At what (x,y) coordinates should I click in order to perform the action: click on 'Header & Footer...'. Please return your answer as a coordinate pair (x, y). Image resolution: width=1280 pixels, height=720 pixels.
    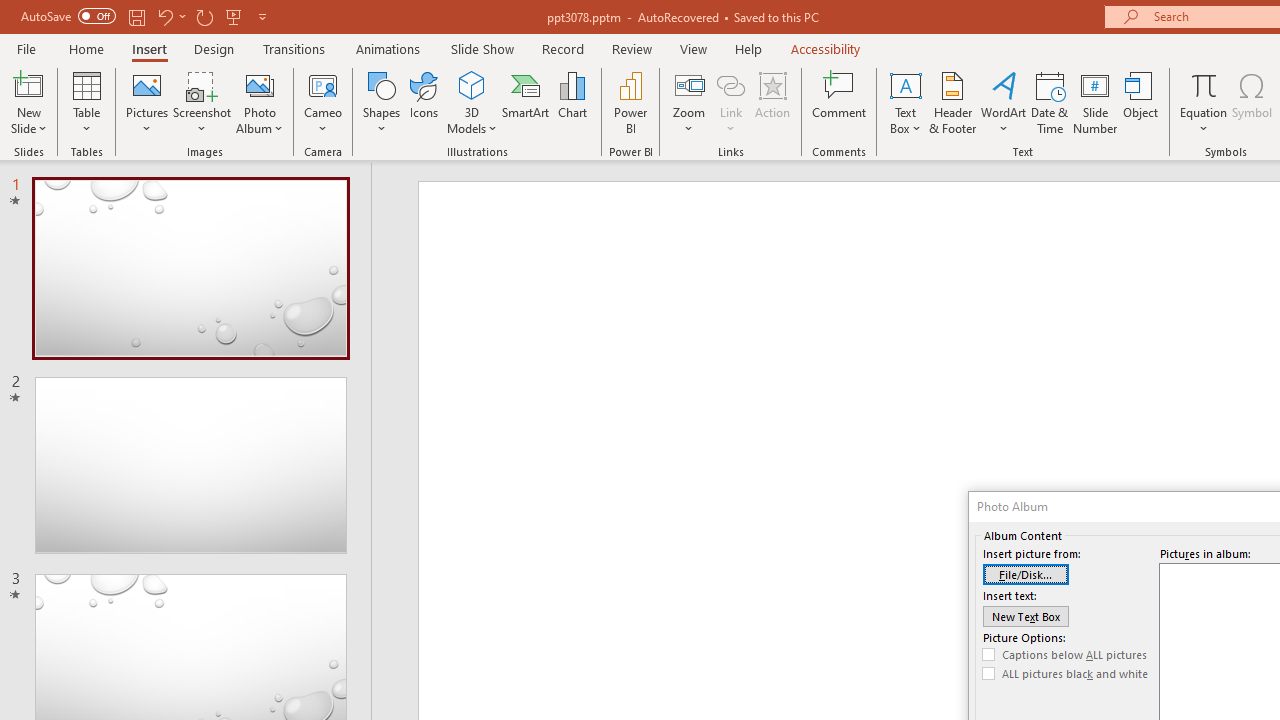
    Looking at the image, I should click on (951, 103).